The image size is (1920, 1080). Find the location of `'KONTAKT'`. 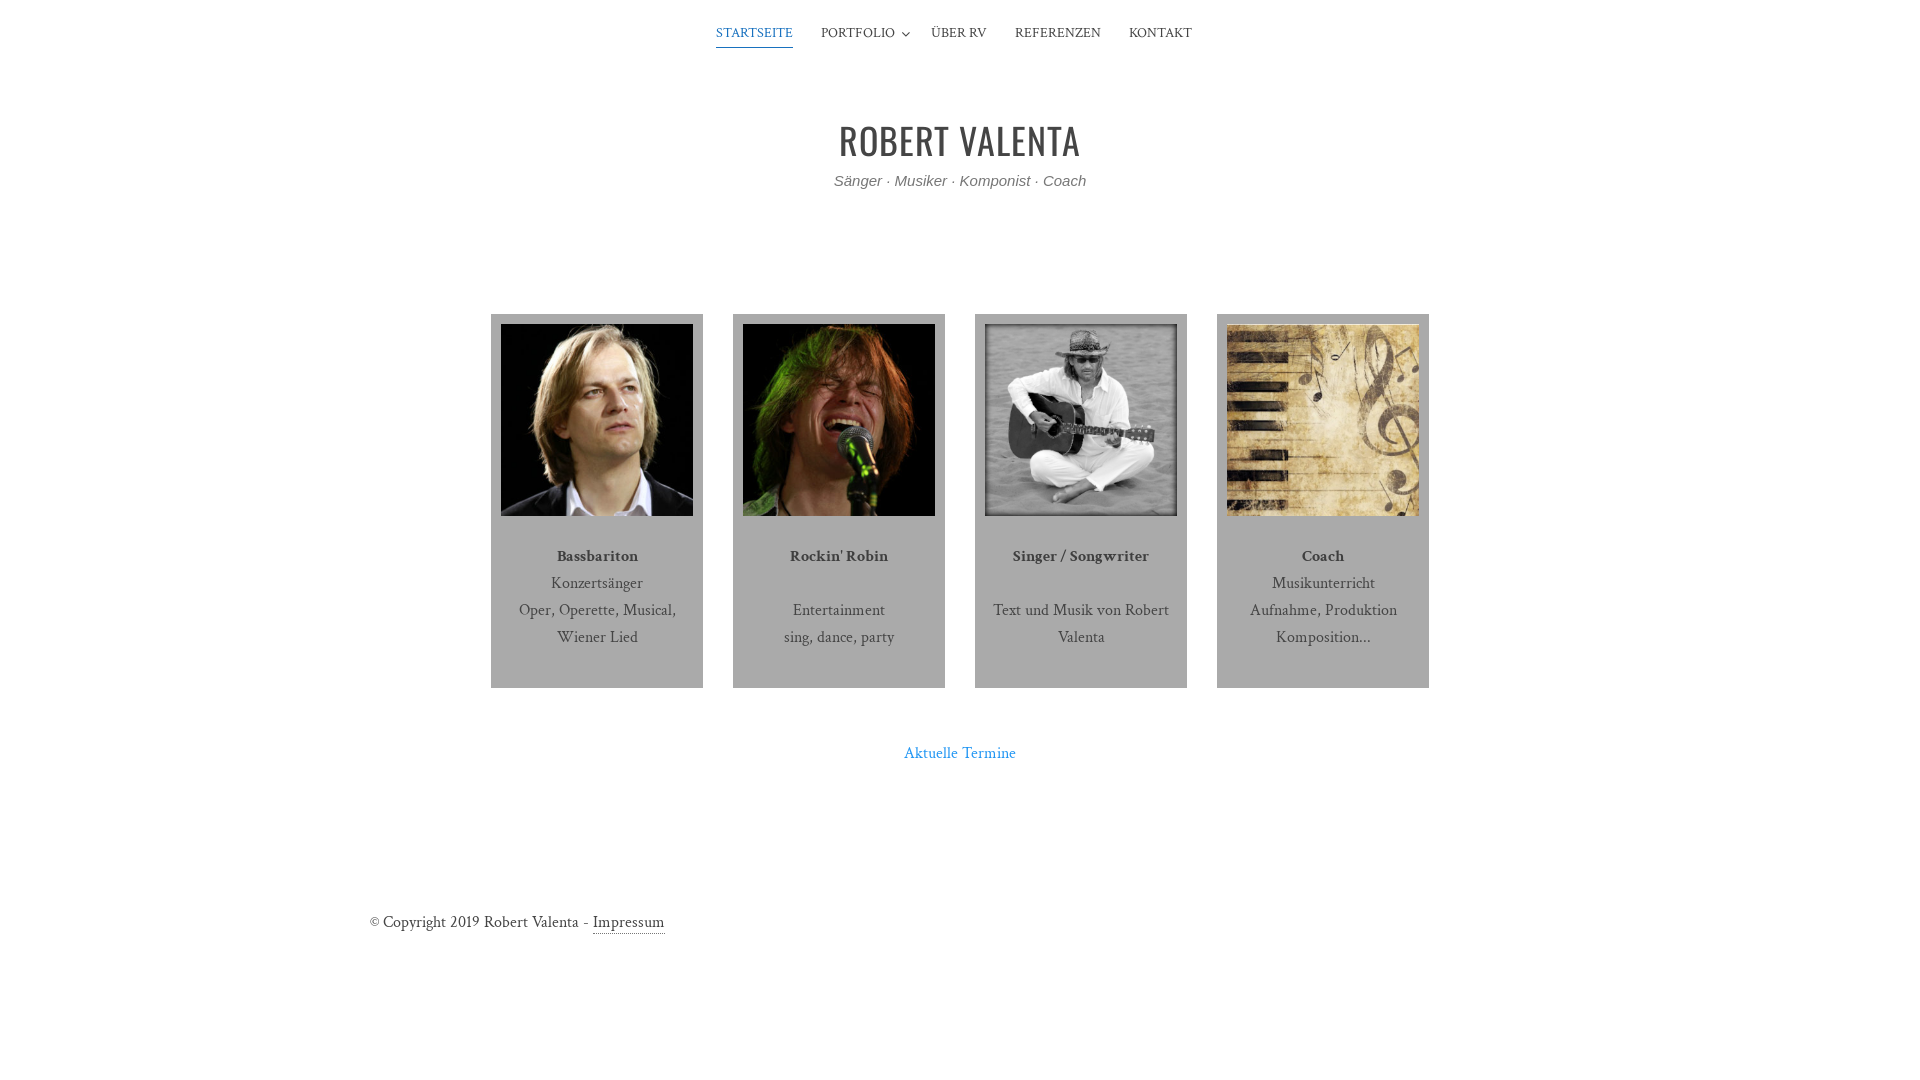

'KONTAKT' is located at coordinates (1160, 34).